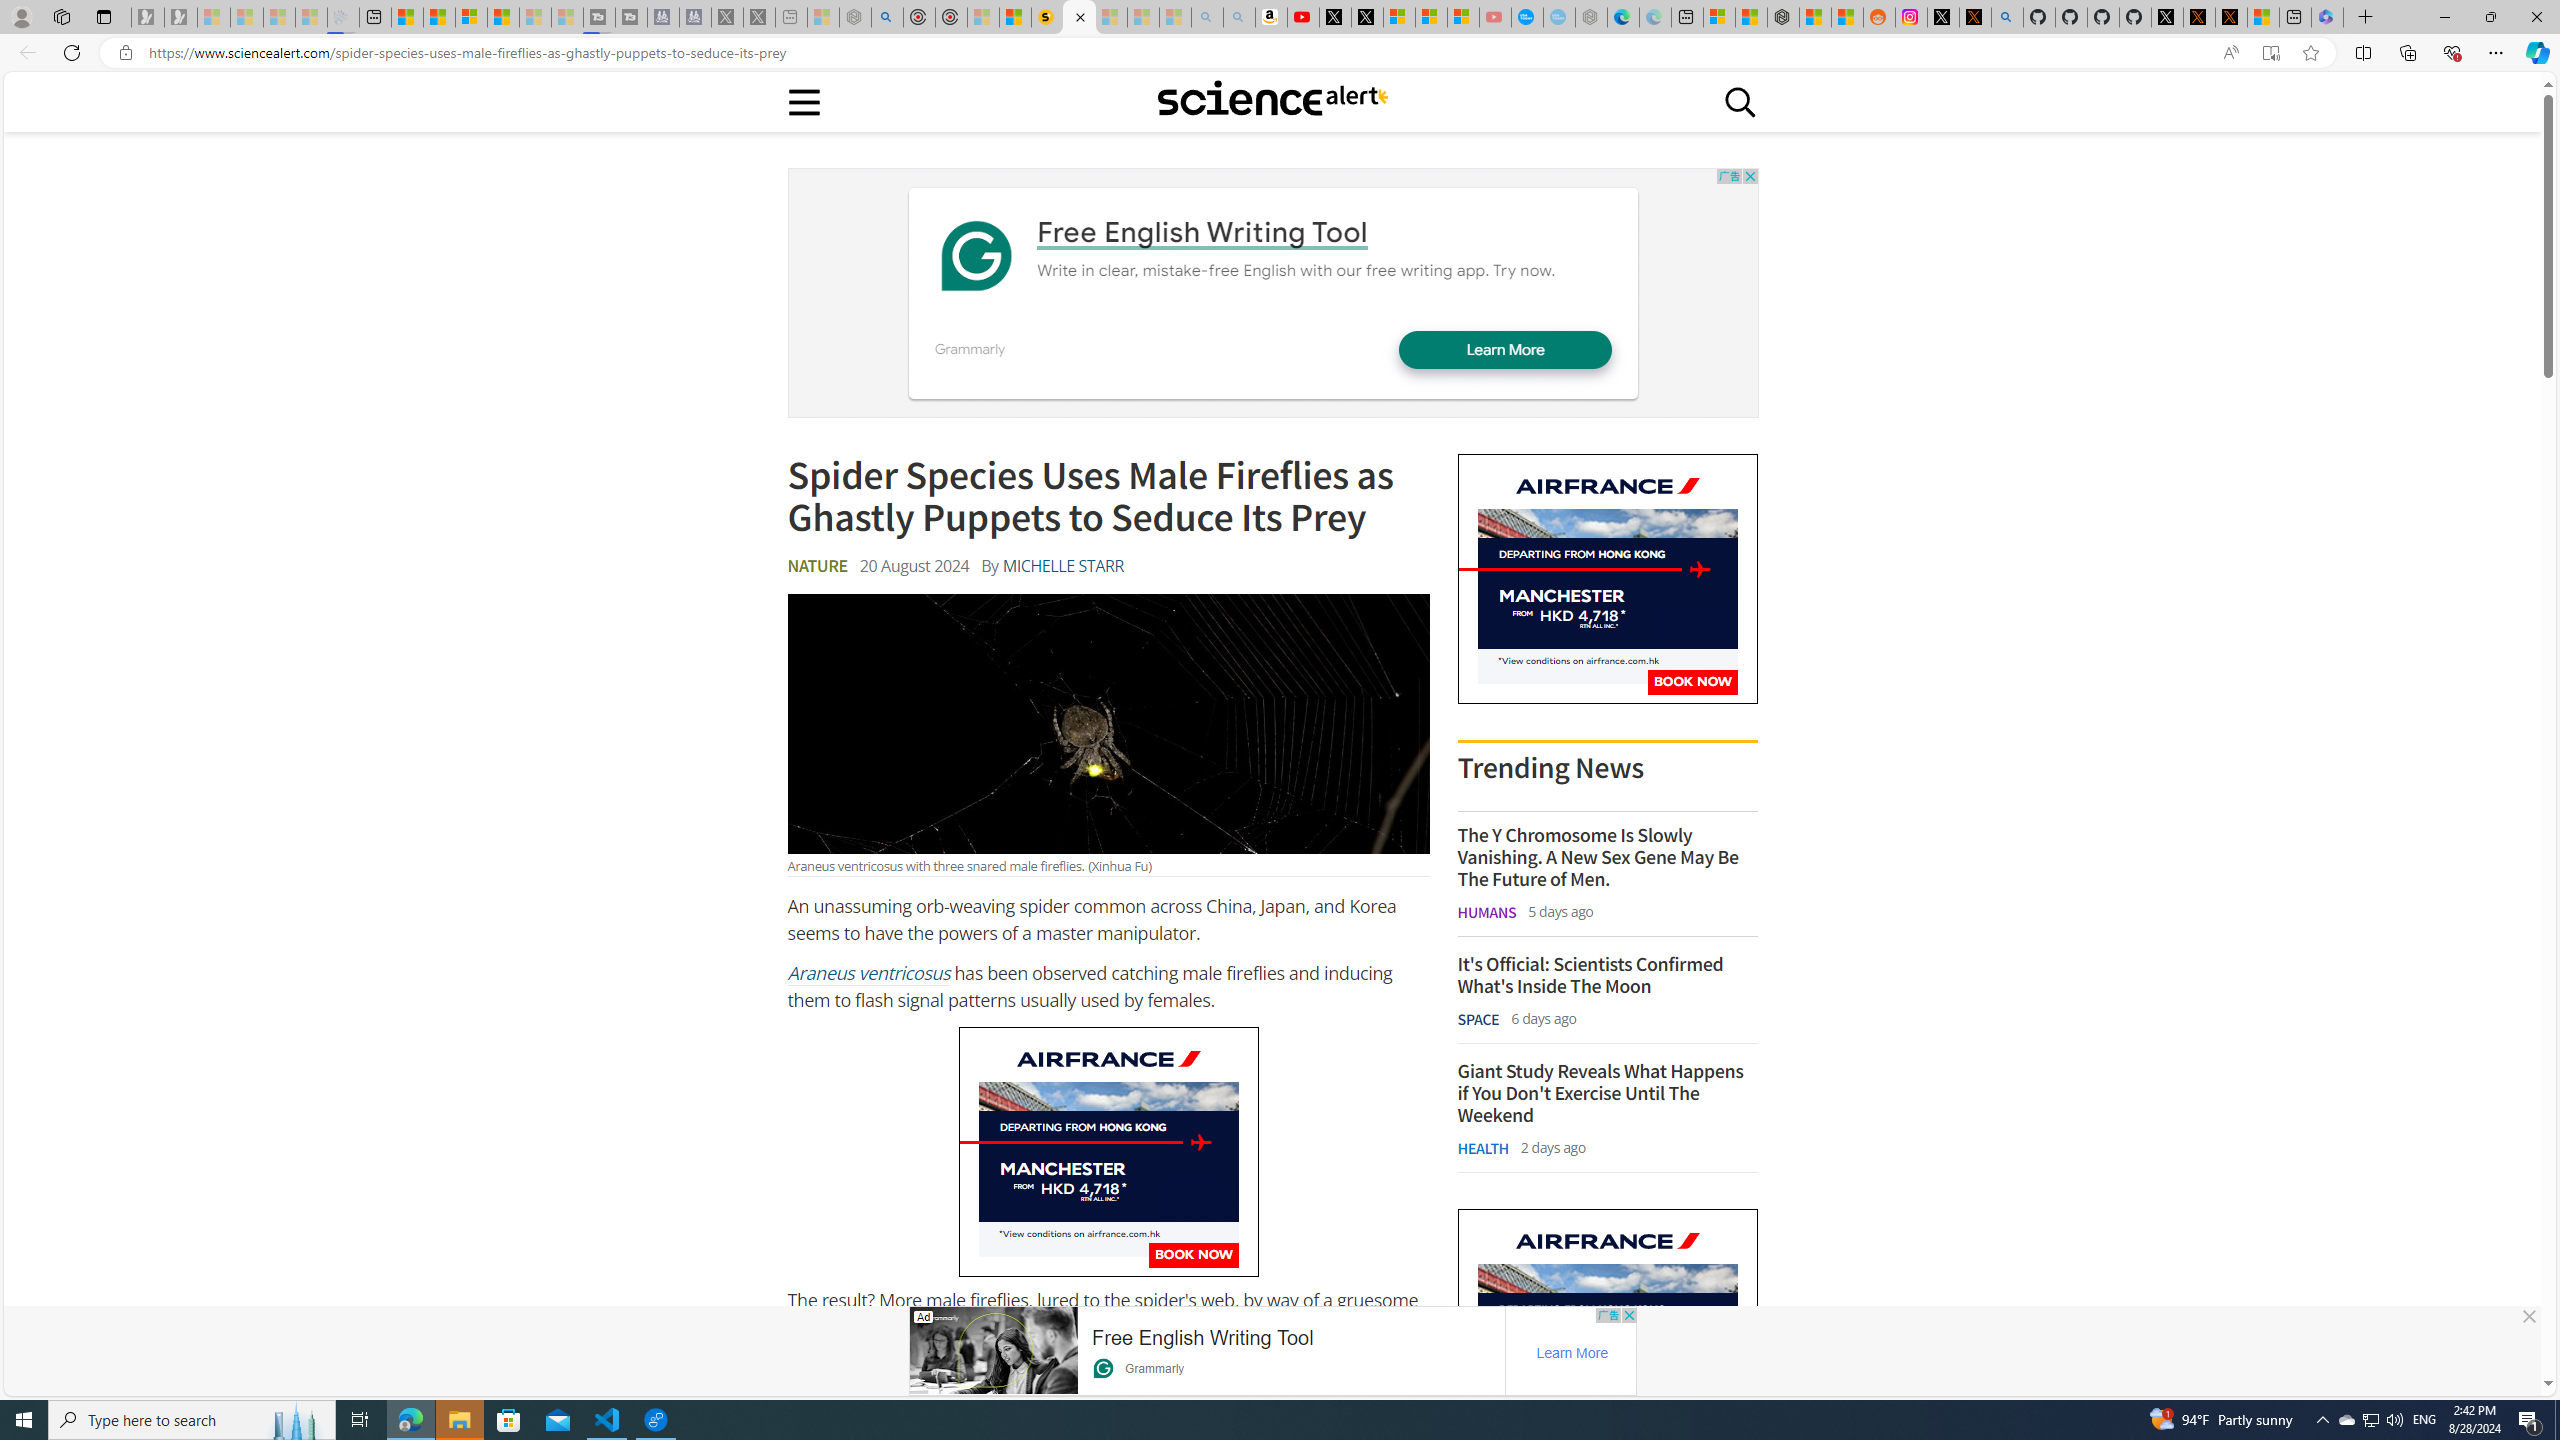 The height and width of the screenshot is (1440, 2560). What do you see at coordinates (1271, 97) in the screenshot?
I see `'Class: sciencealert-logo-desktop-svg '` at bounding box center [1271, 97].